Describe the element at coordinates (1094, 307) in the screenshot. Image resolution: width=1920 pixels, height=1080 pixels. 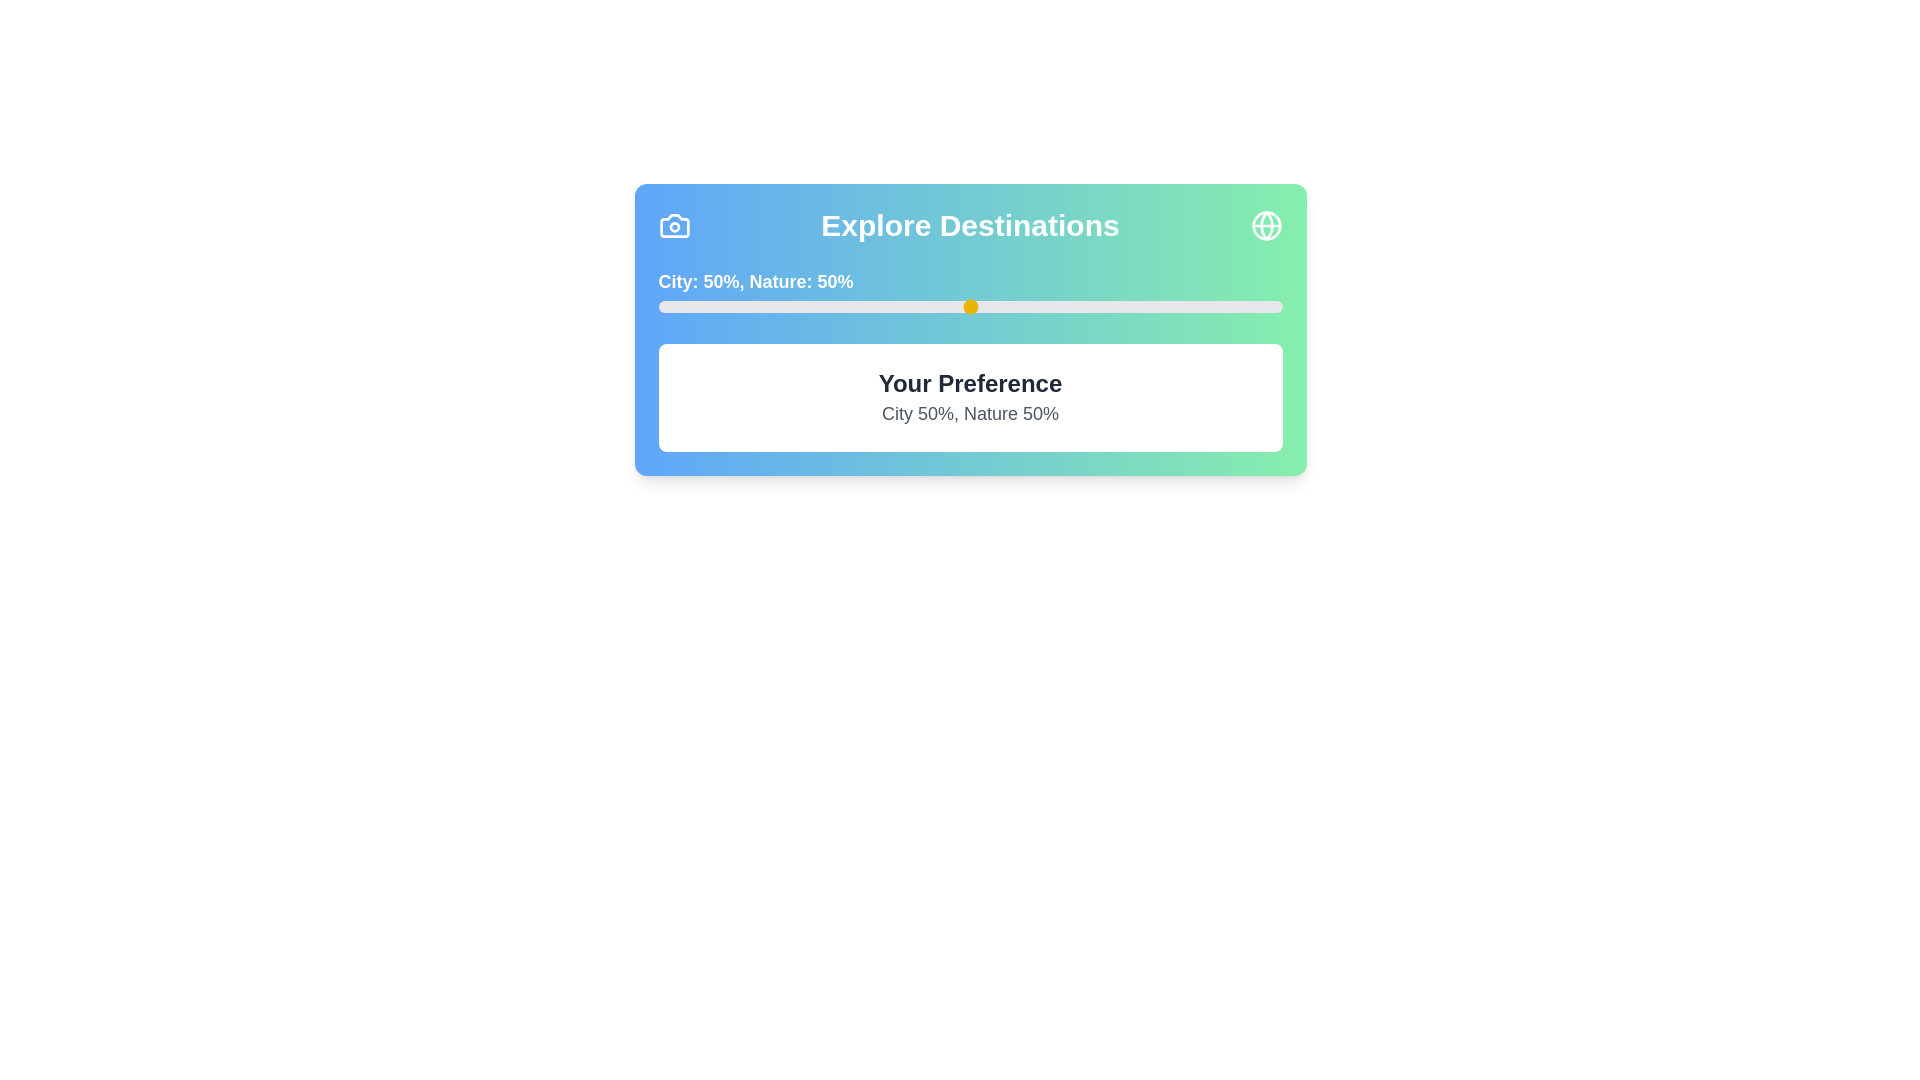
I see `the slider to set the Nature preference to 70%` at that location.